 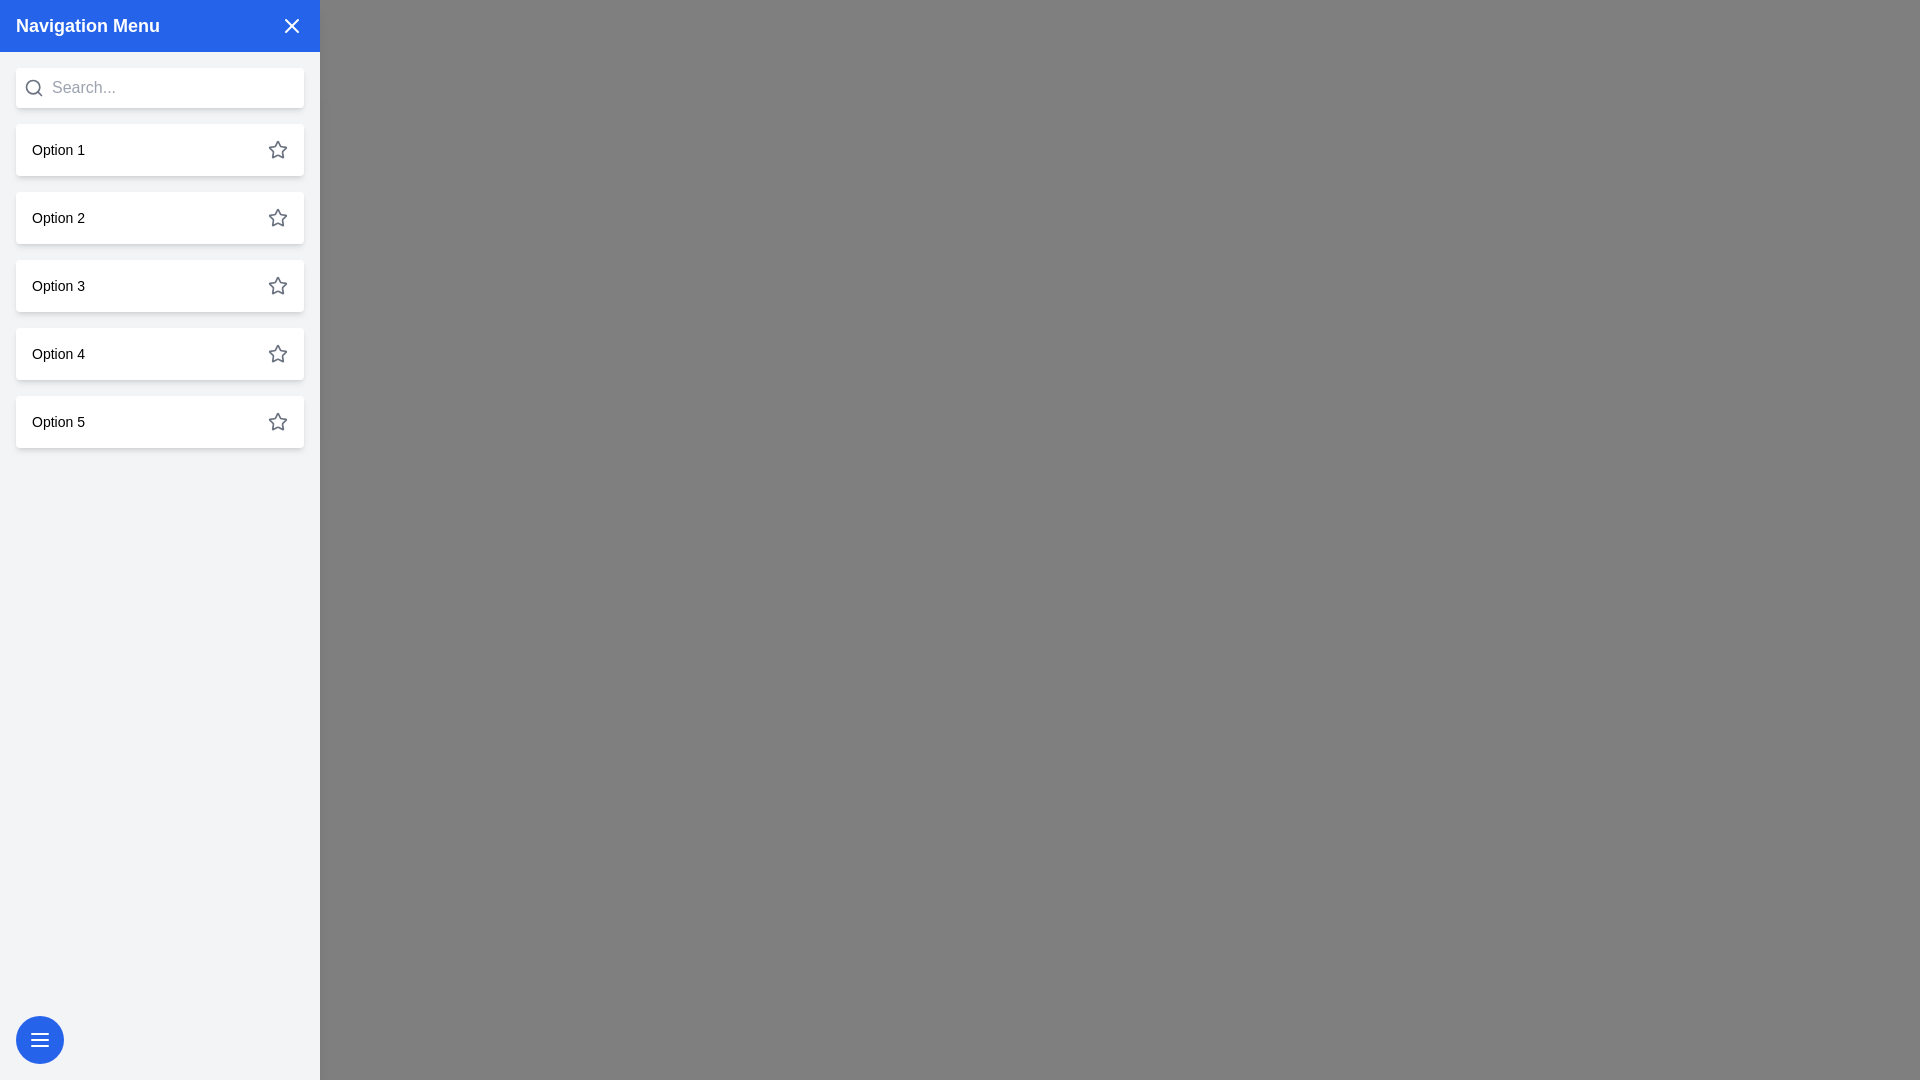 What do you see at coordinates (39, 1039) in the screenshot?
I see `the small circular blue button with white iconography` at bounding box center [39, 1039].